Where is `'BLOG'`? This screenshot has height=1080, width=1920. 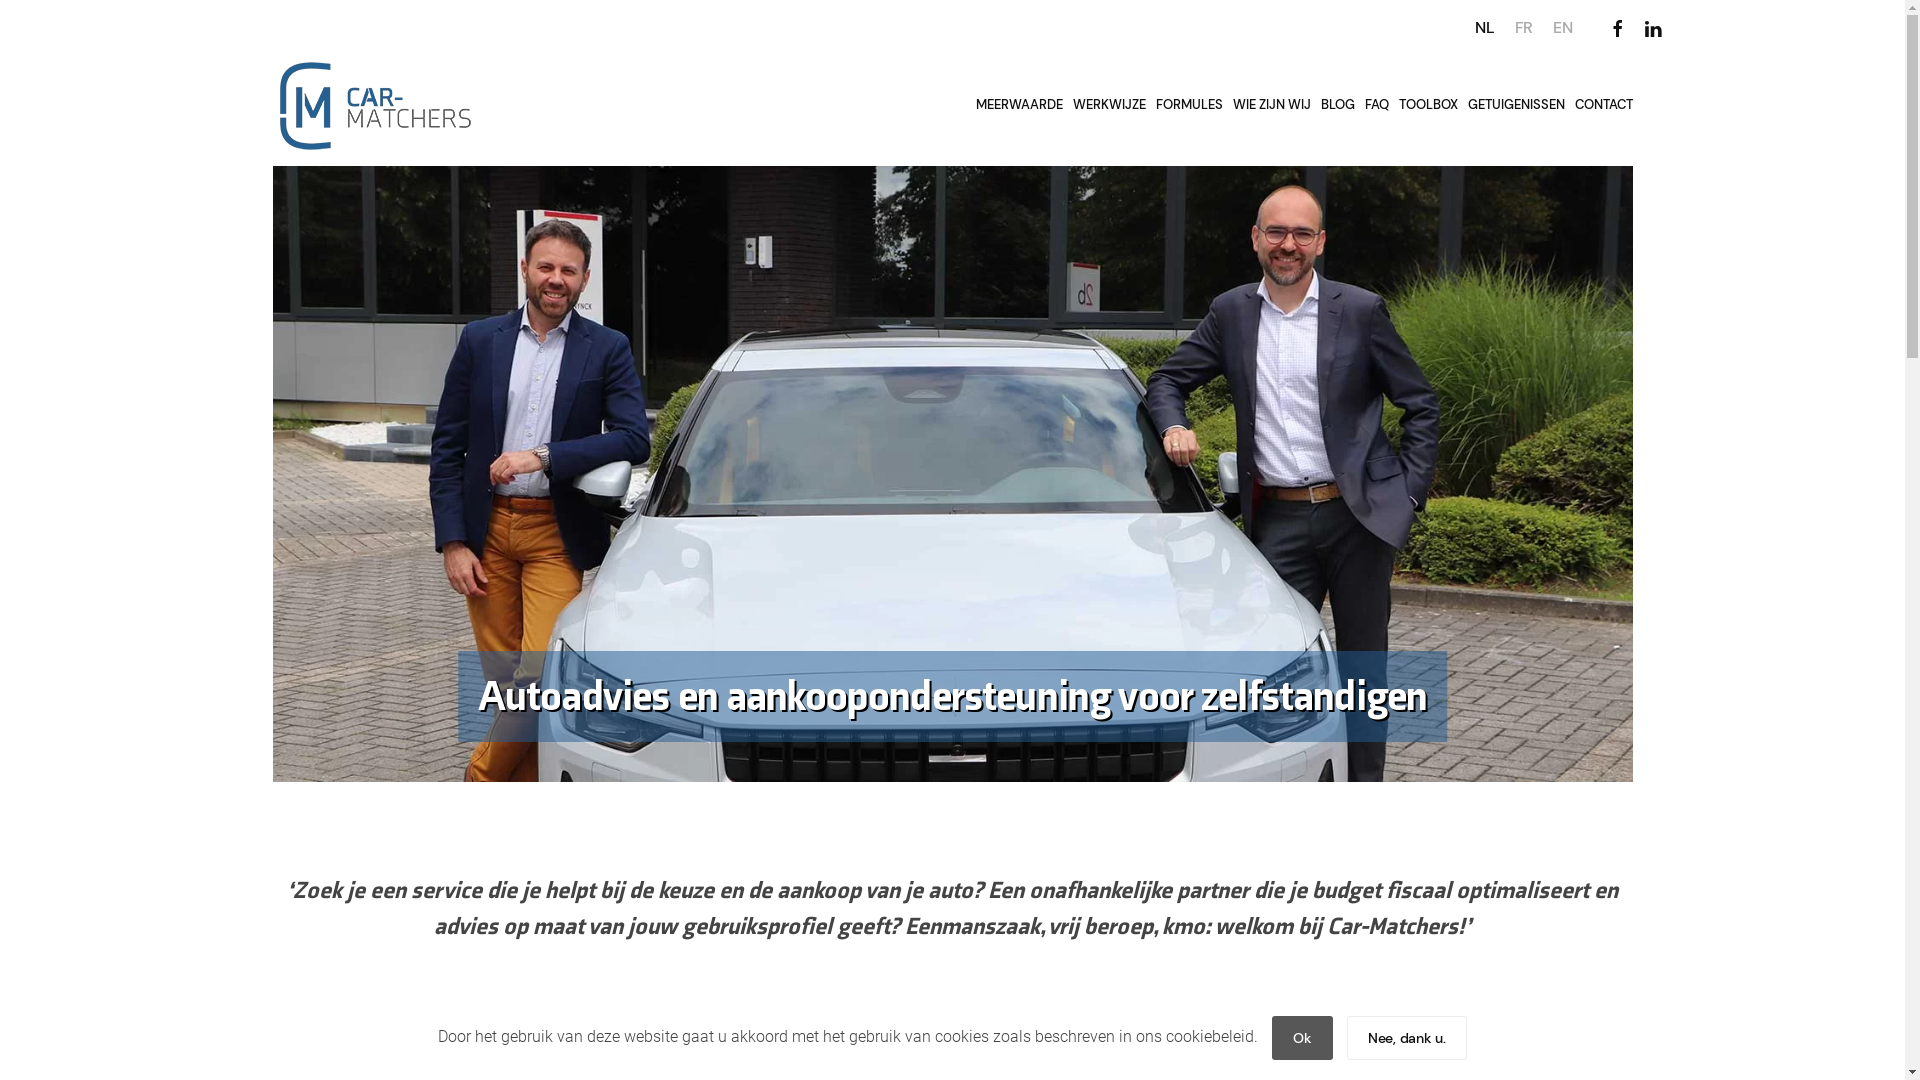 'BLOG' is located at coordinates (1338, 105).